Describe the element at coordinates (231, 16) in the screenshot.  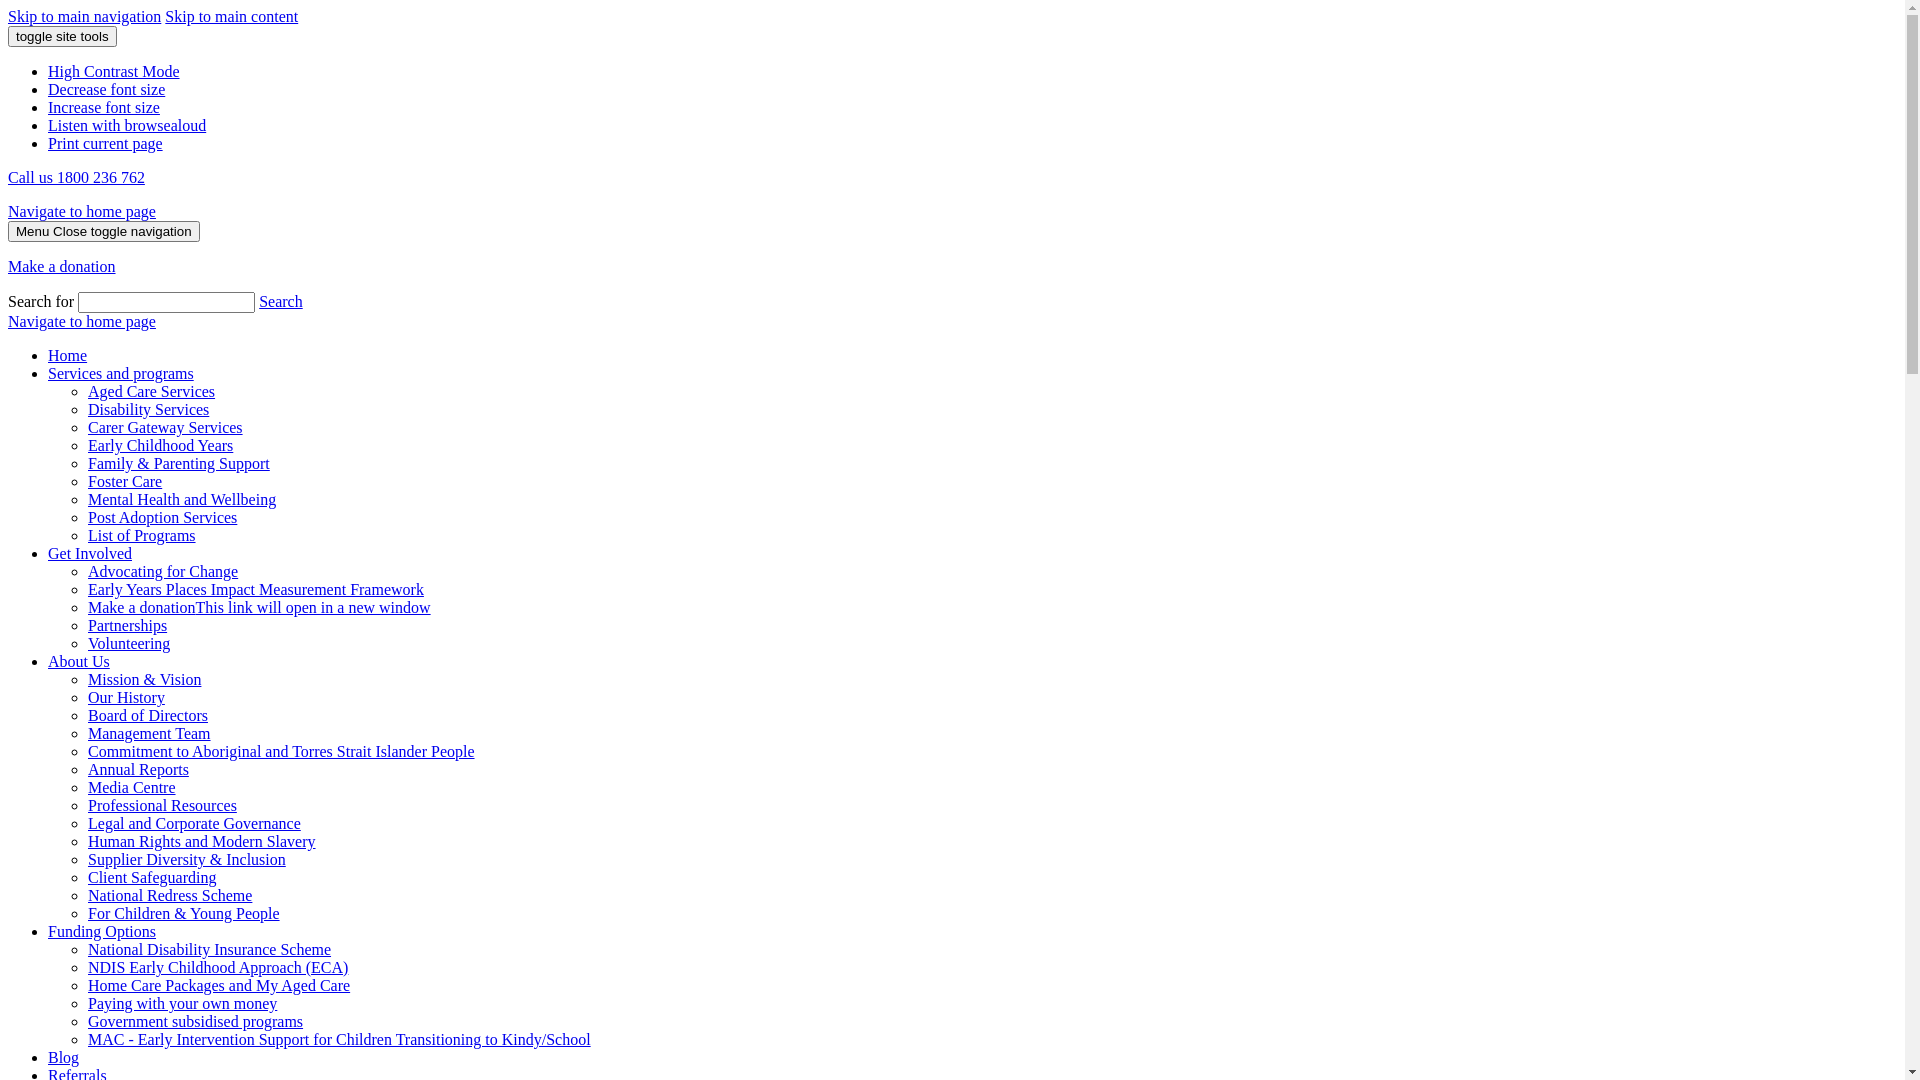
I see `'Skip to main content'` at that location.